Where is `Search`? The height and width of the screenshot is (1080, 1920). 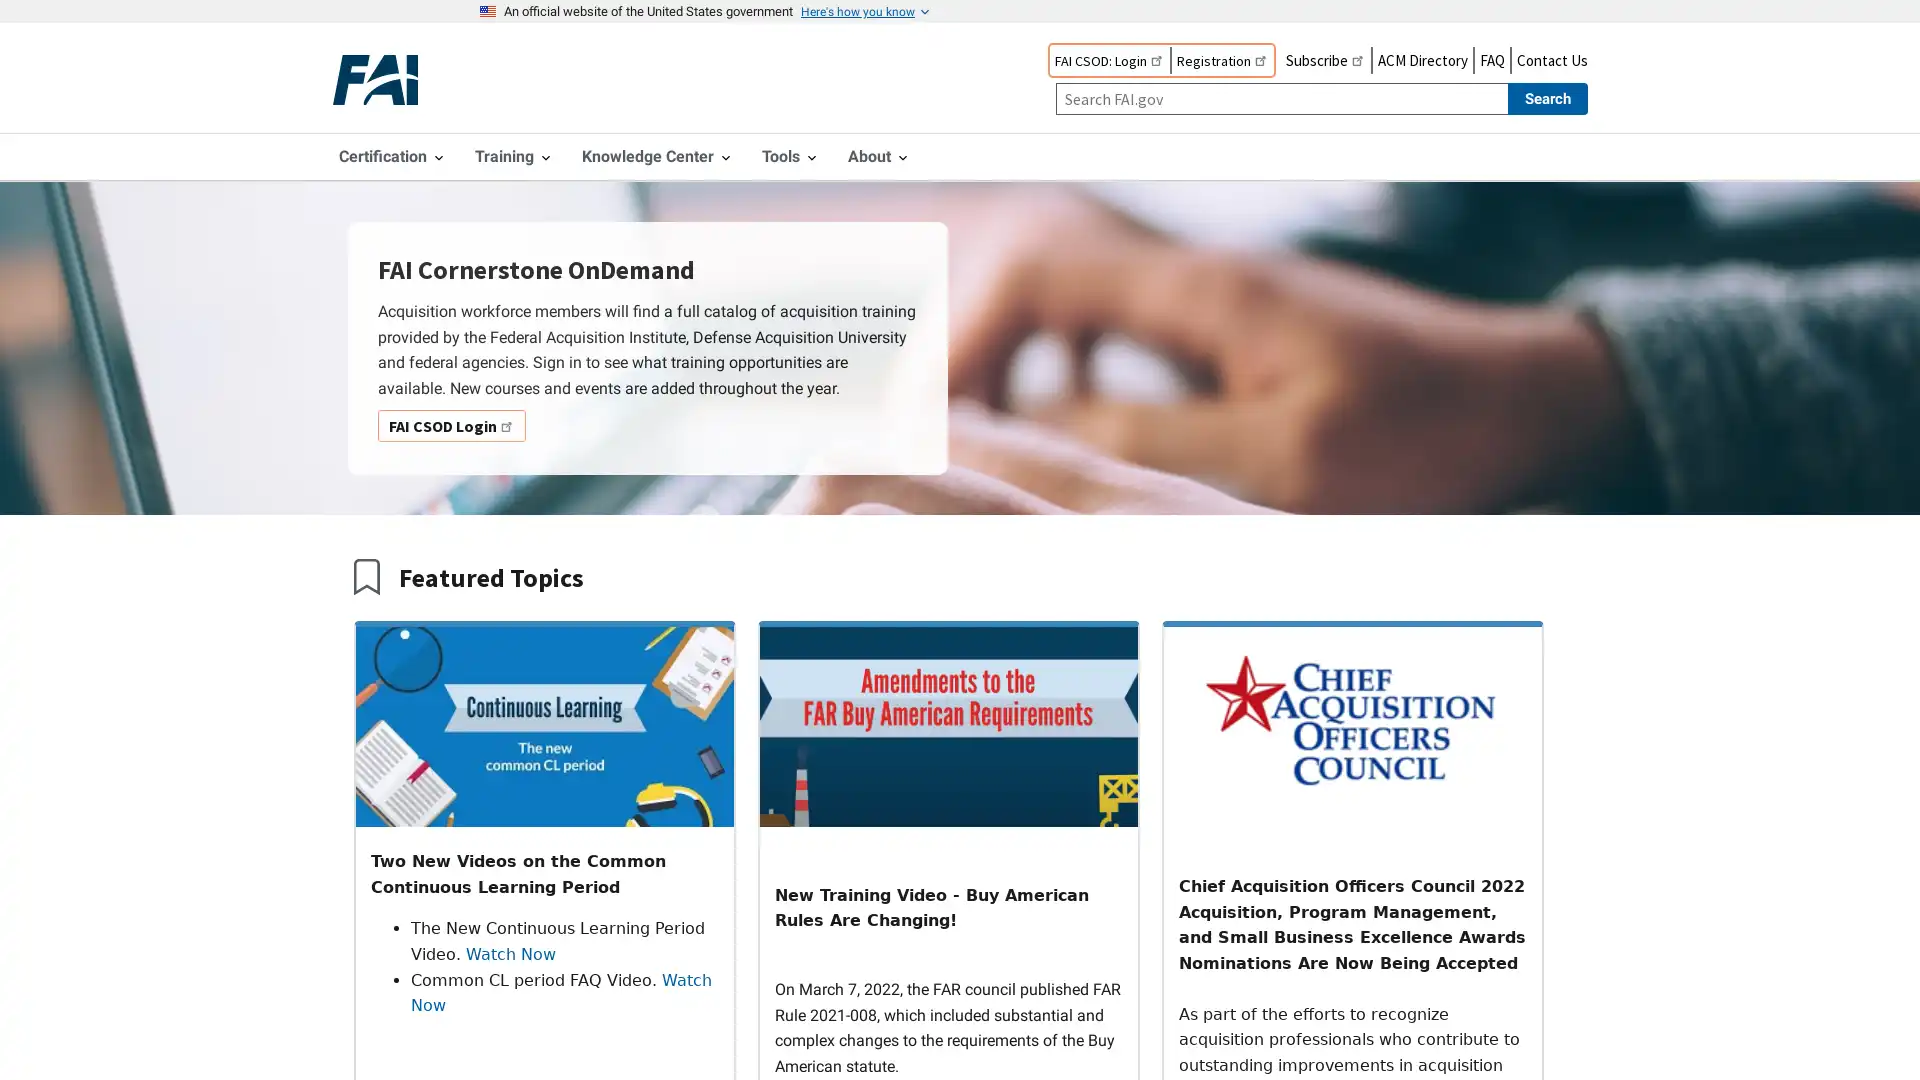 Search is located at coordinates (1545, 99).